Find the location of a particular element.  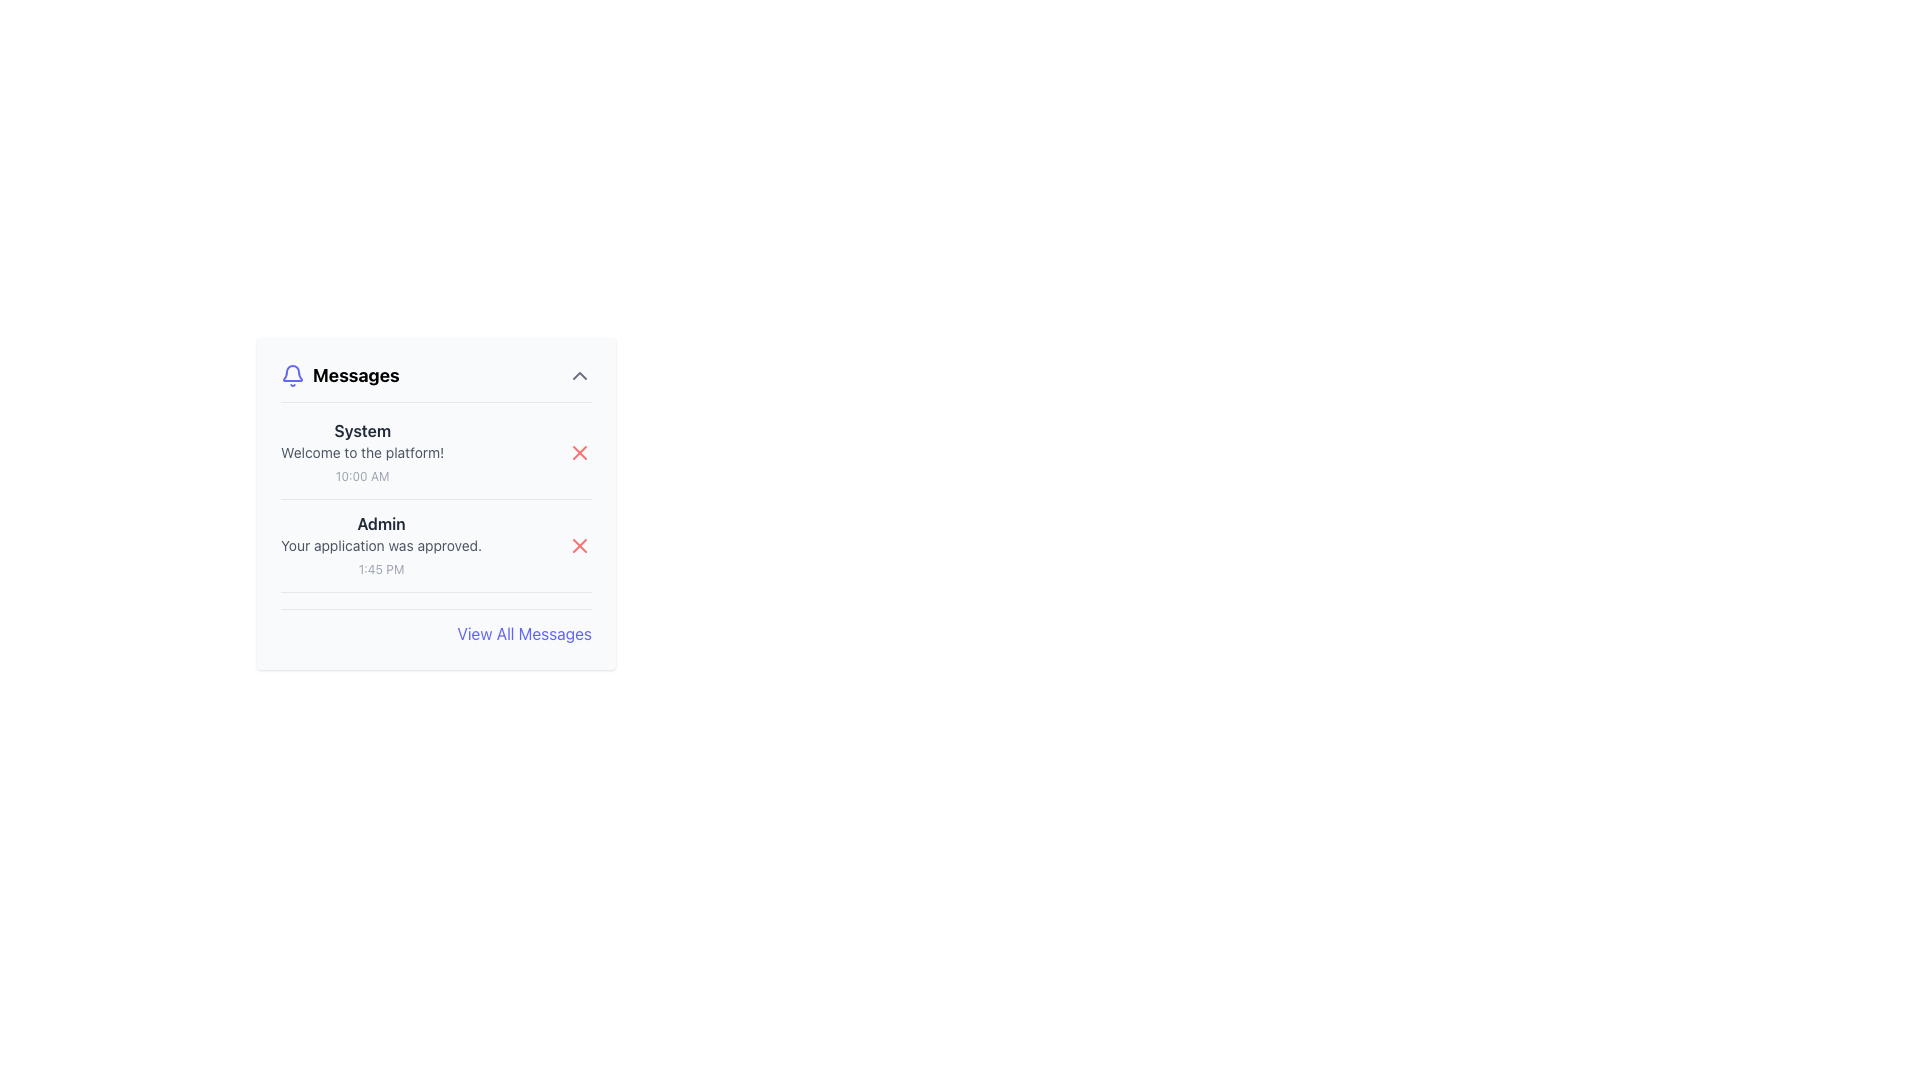

the static text element displaying 'Welcome to the platform!' which is located below the 'System' label and above the timestamp '10:00 AM' is located at coordinates (362, 452).